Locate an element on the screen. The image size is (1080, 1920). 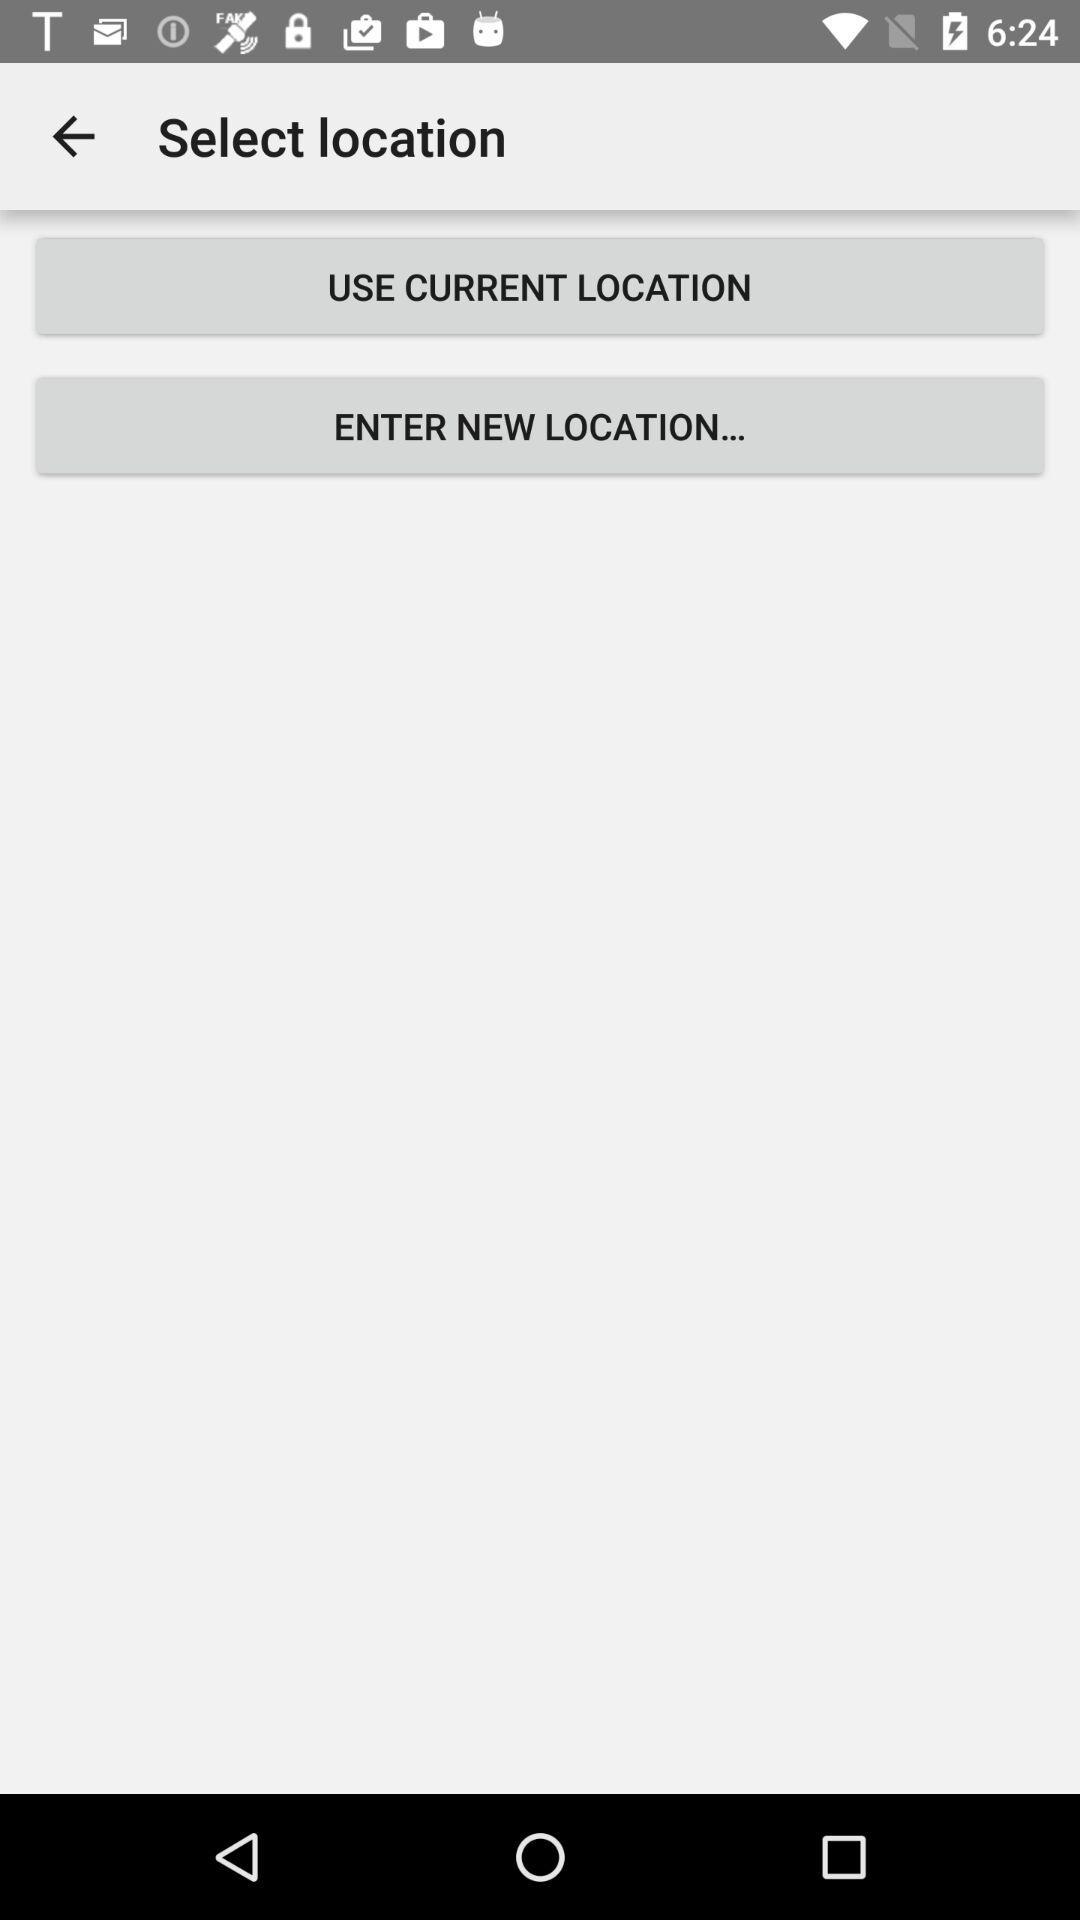
the use current location item is located at coordinates (540, 285).